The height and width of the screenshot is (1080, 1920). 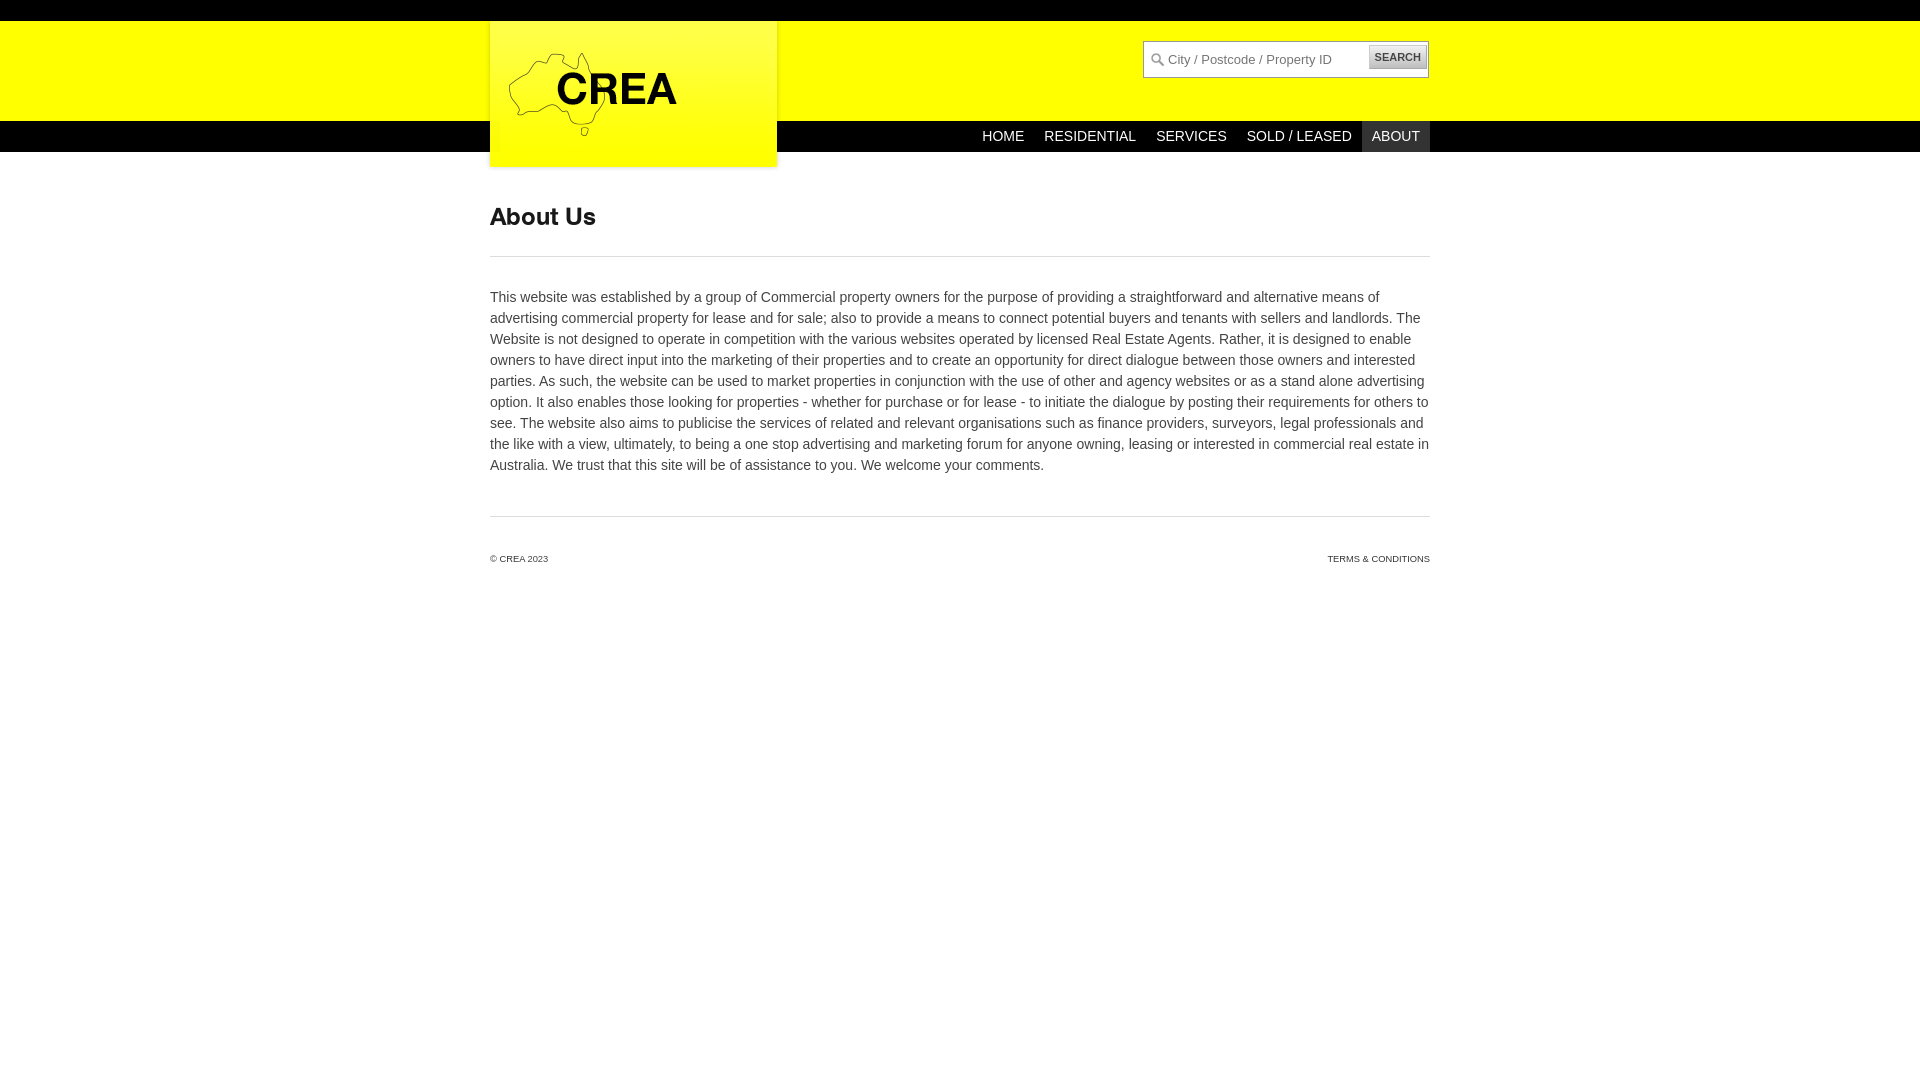 What do you see at coordinates (1003, 135) in the screenshot?
I see `'HOME'` at bounding box center [1003, 135].